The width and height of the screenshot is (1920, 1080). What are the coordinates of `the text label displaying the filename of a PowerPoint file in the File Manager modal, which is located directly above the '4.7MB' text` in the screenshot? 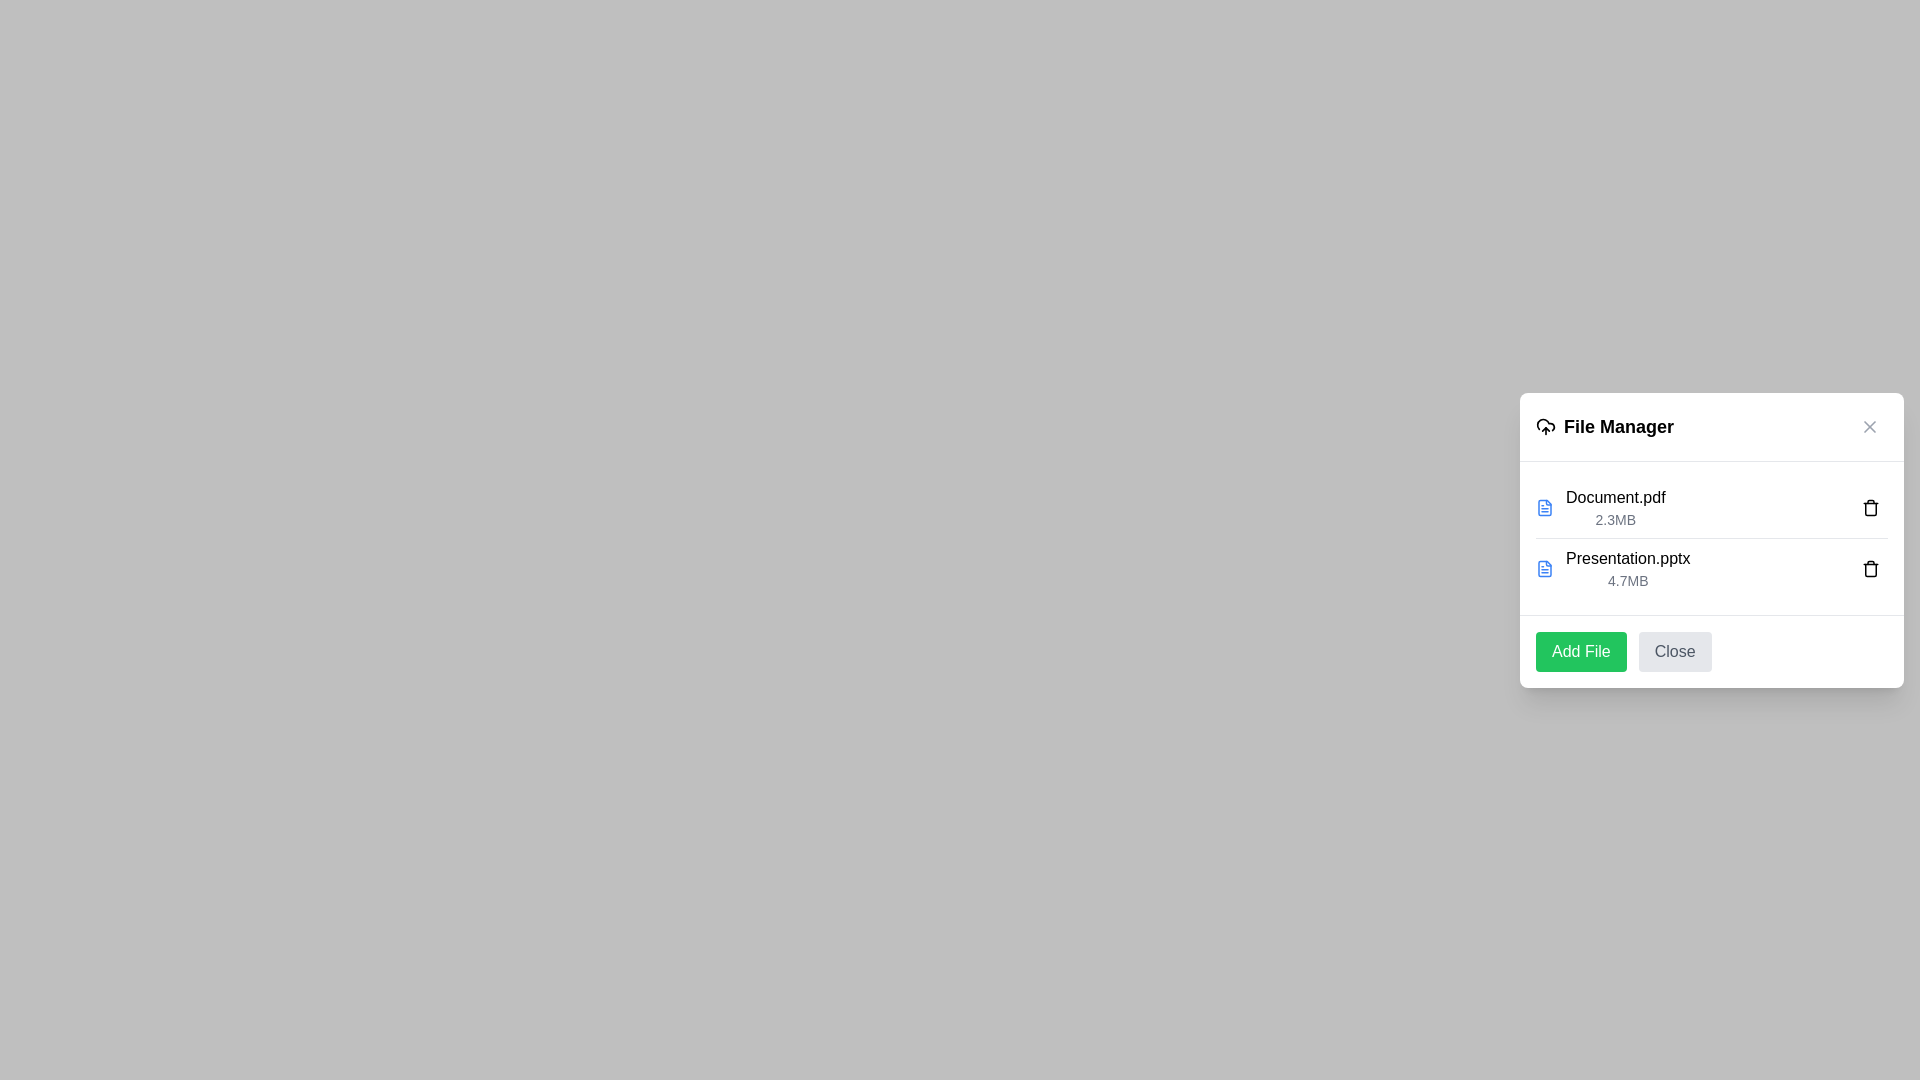 It's located at (1628, 558).